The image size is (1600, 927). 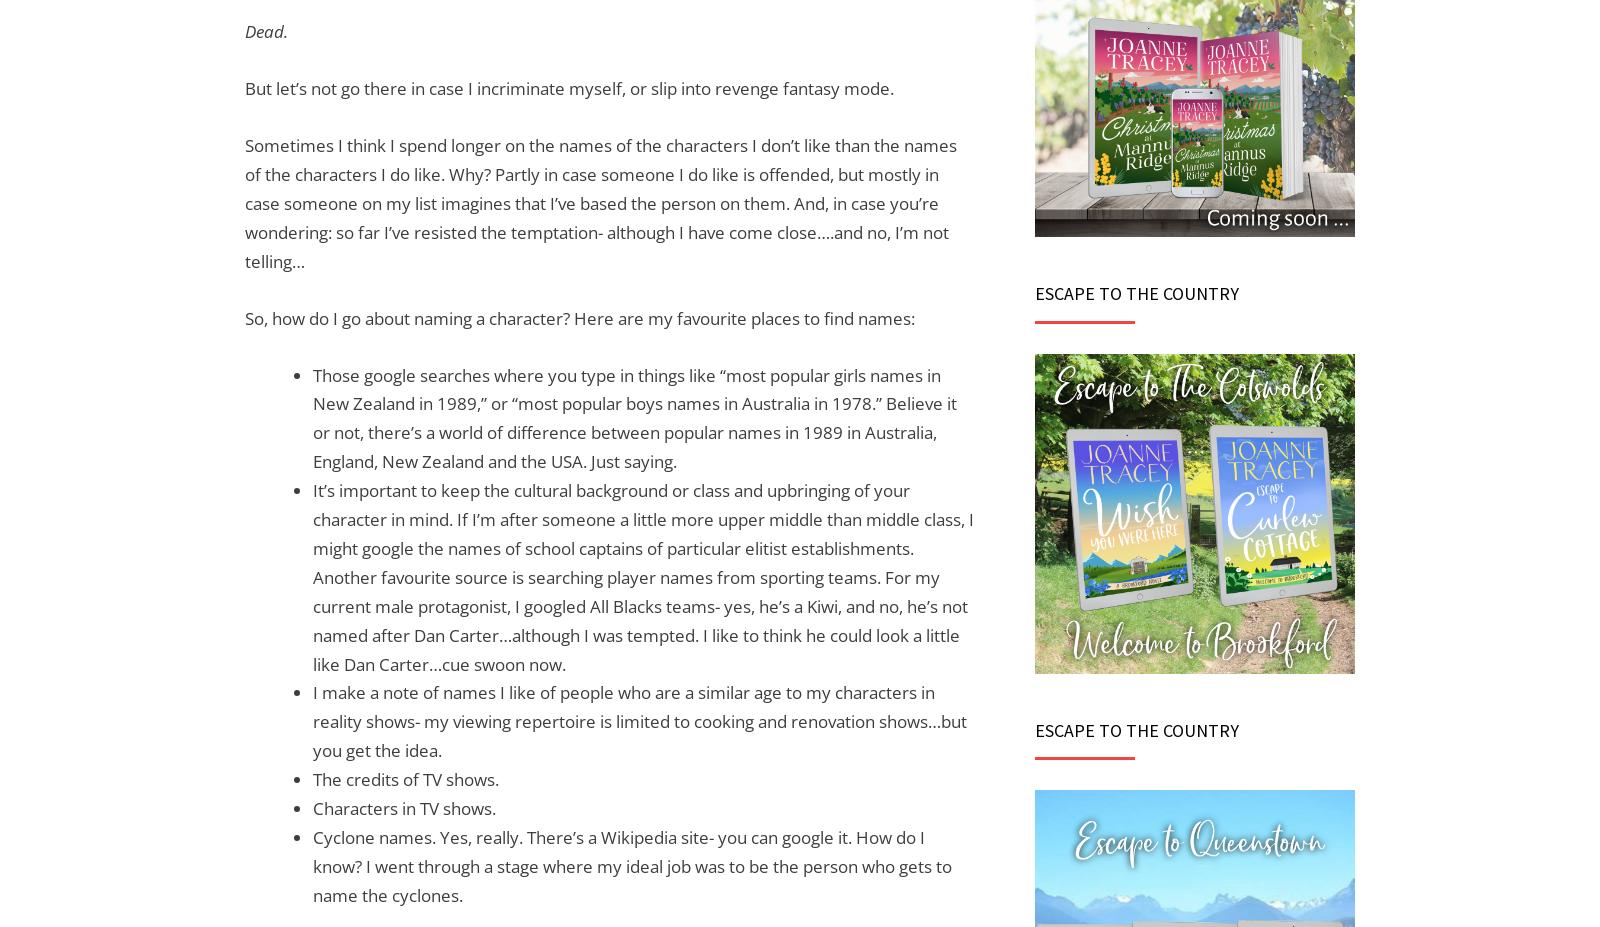 What do you see at coordinates (568, 87) in the screenshot?
I see `'But let’s not go there in case I incriminate myself, or slip into revenge fantasy mode.'` at bounding box center [568, 87].